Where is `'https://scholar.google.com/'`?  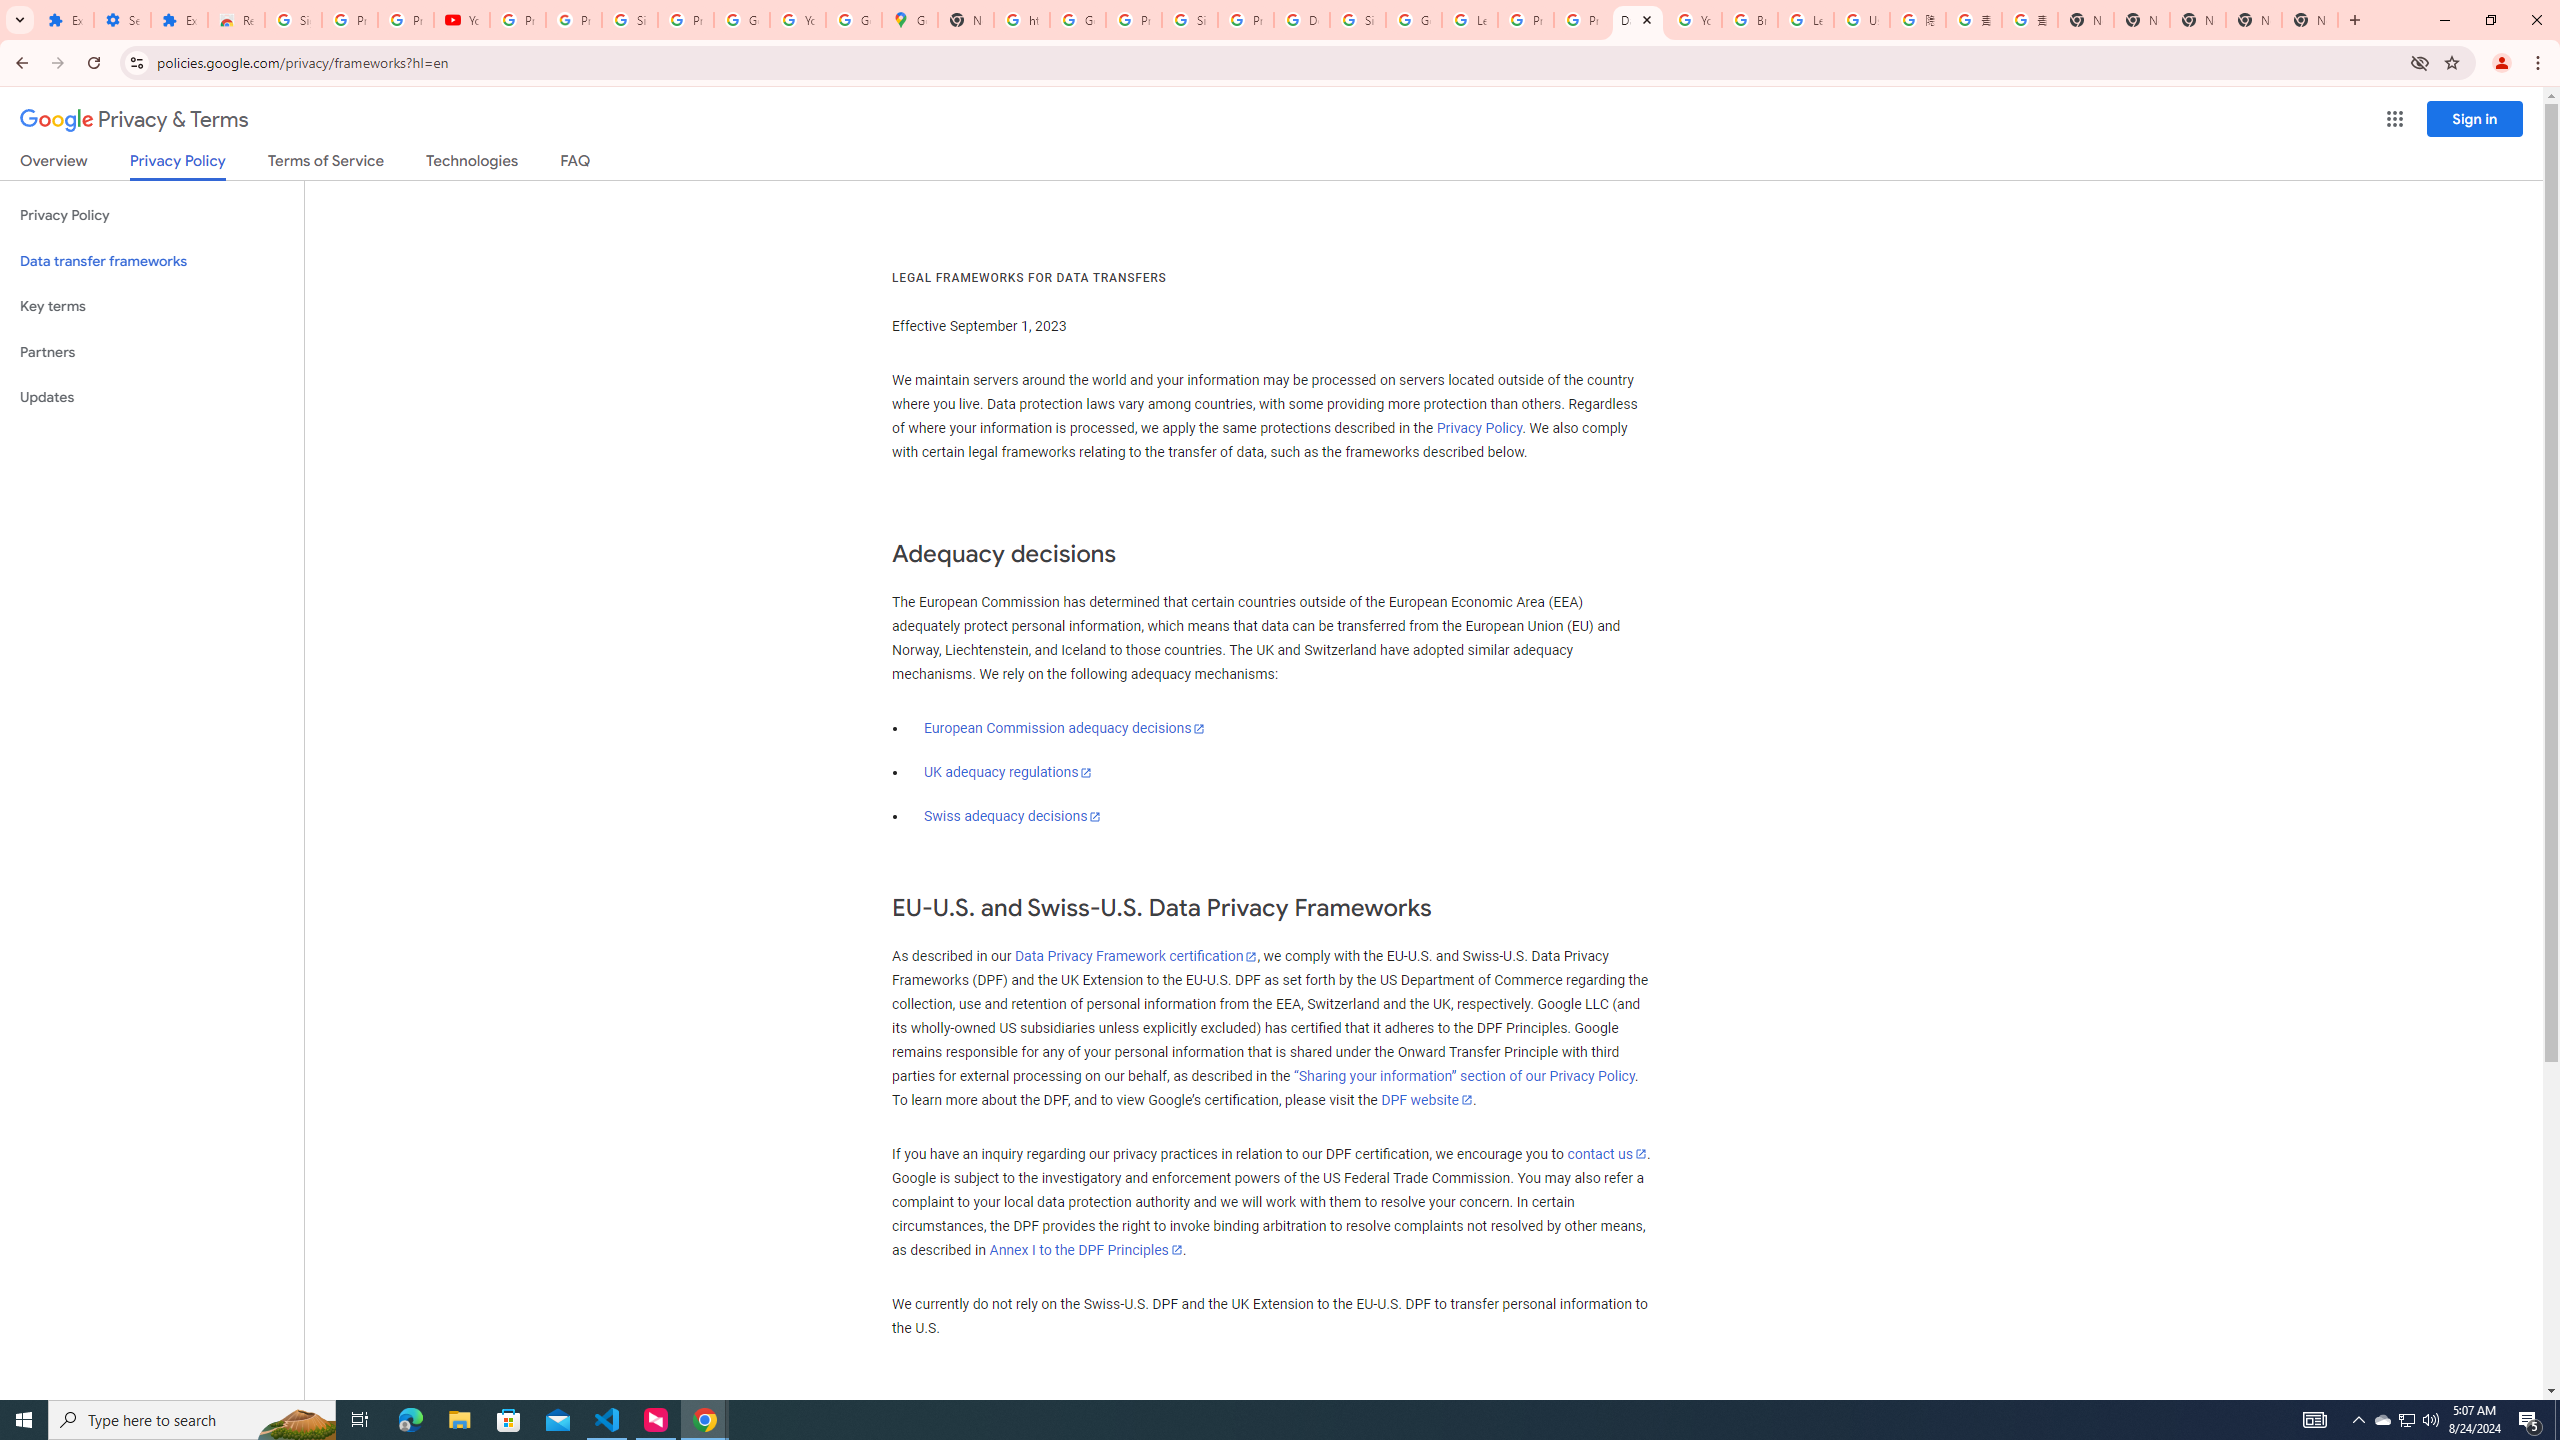 'https://scholar.google.com/' is located at coordinates (1022, 19).